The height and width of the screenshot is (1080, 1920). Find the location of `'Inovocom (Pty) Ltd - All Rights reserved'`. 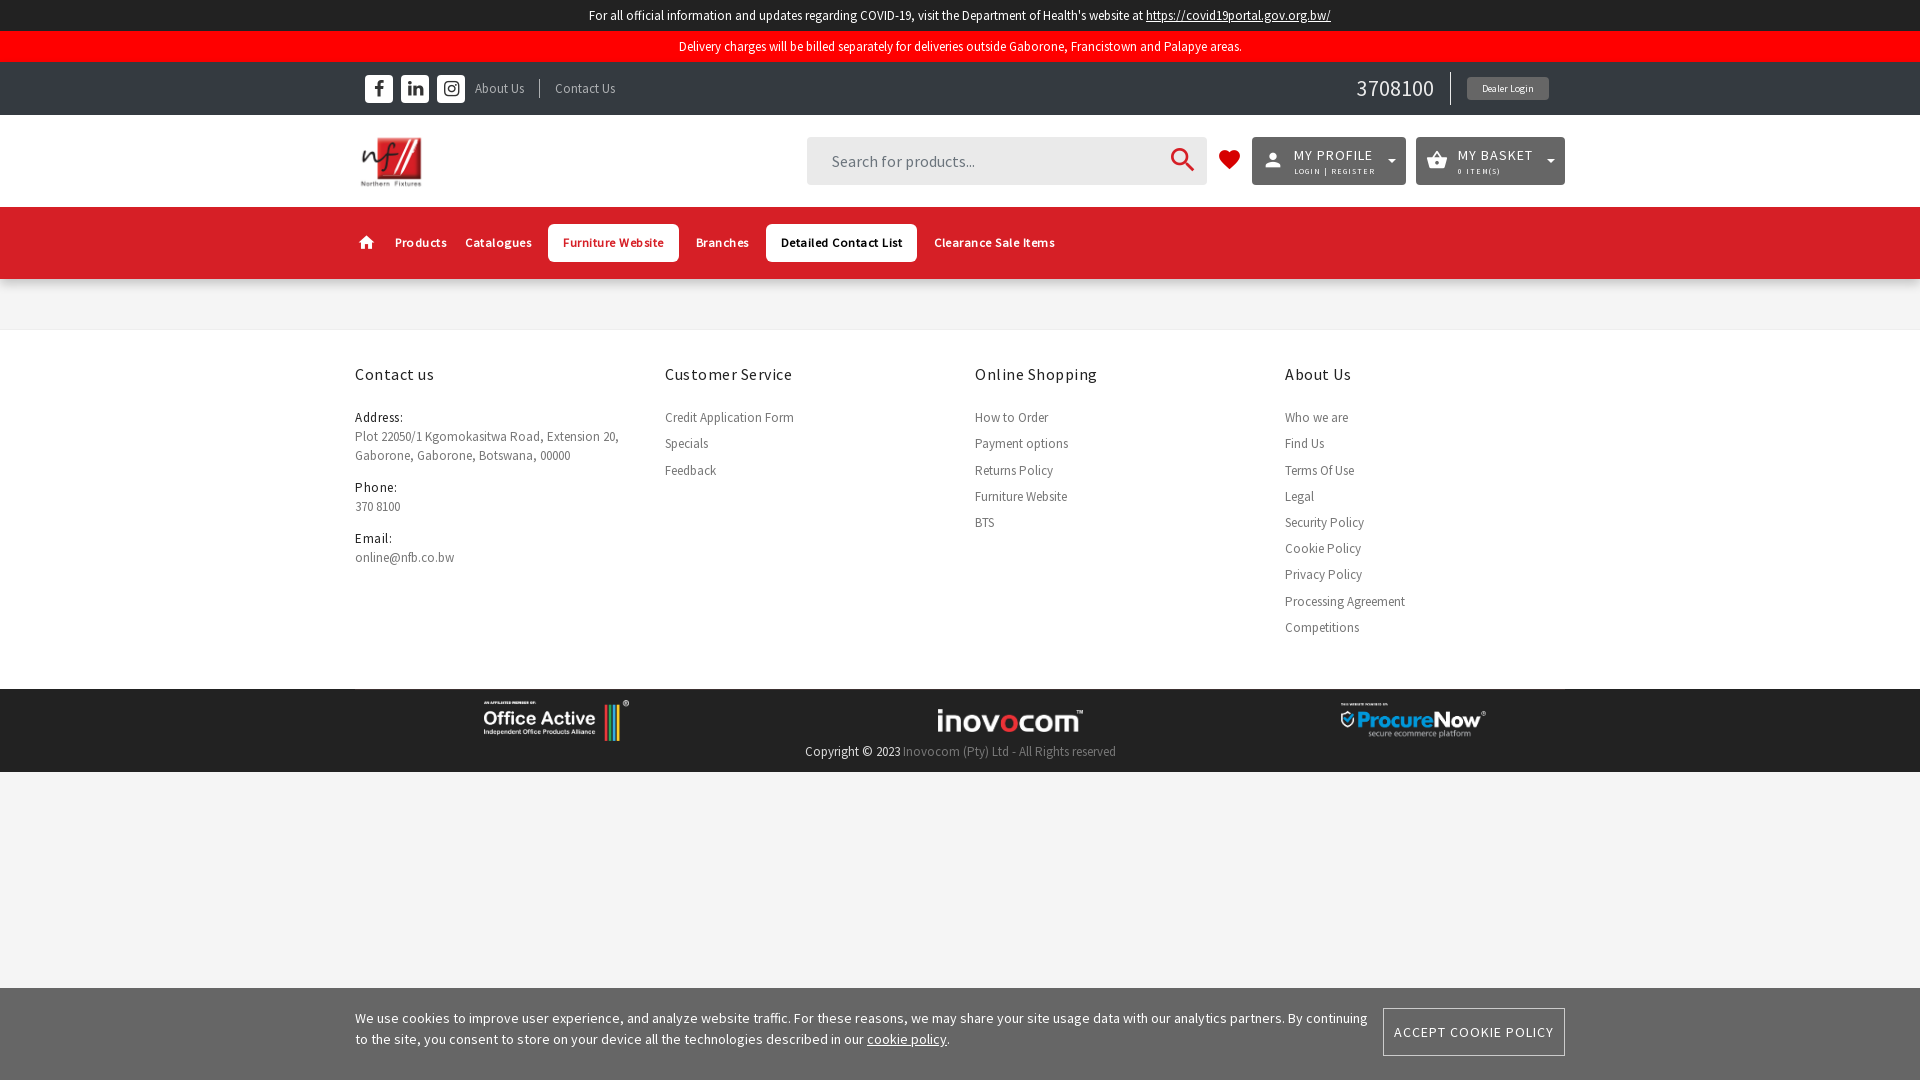

'Inovocom (Pty) Ltd - All Rights reserved' is located at coordinates (901, 751).